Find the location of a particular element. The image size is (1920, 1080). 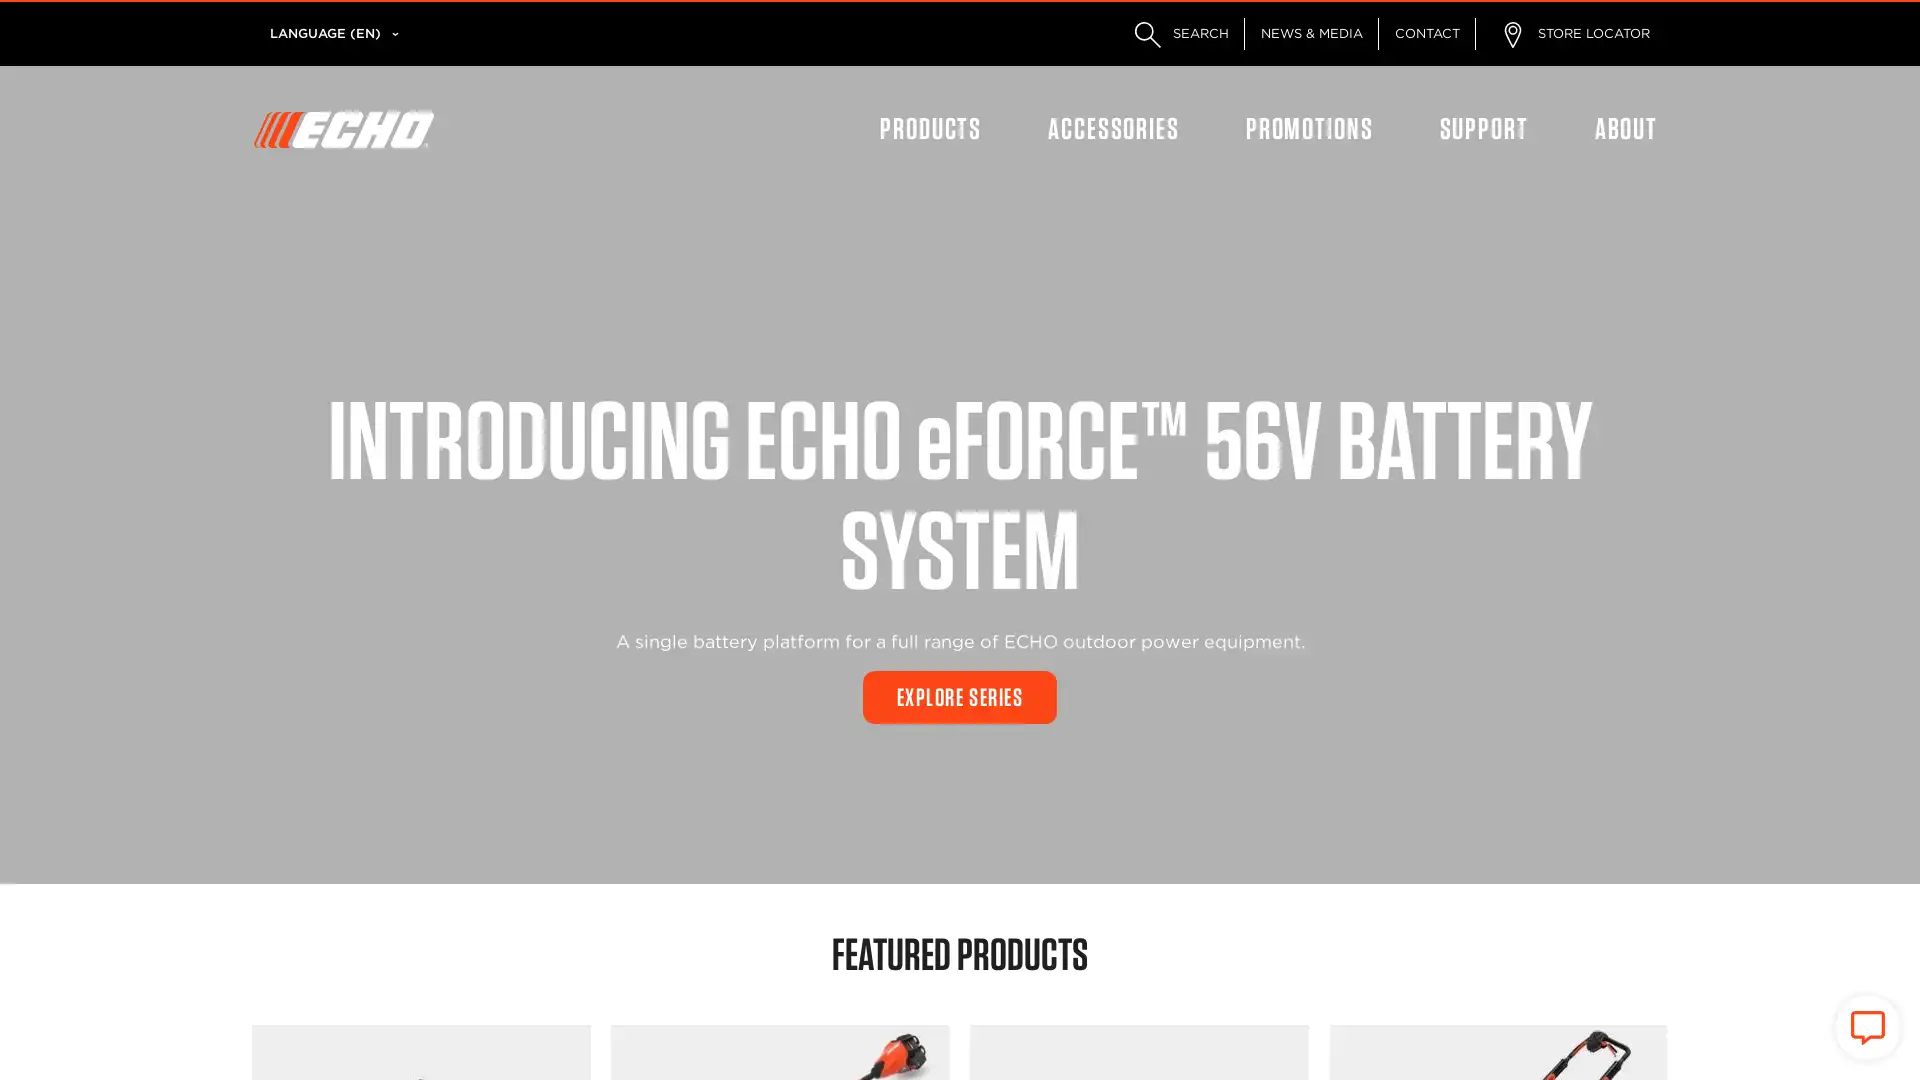

SEARCH is located at coordinates (1177, 34).